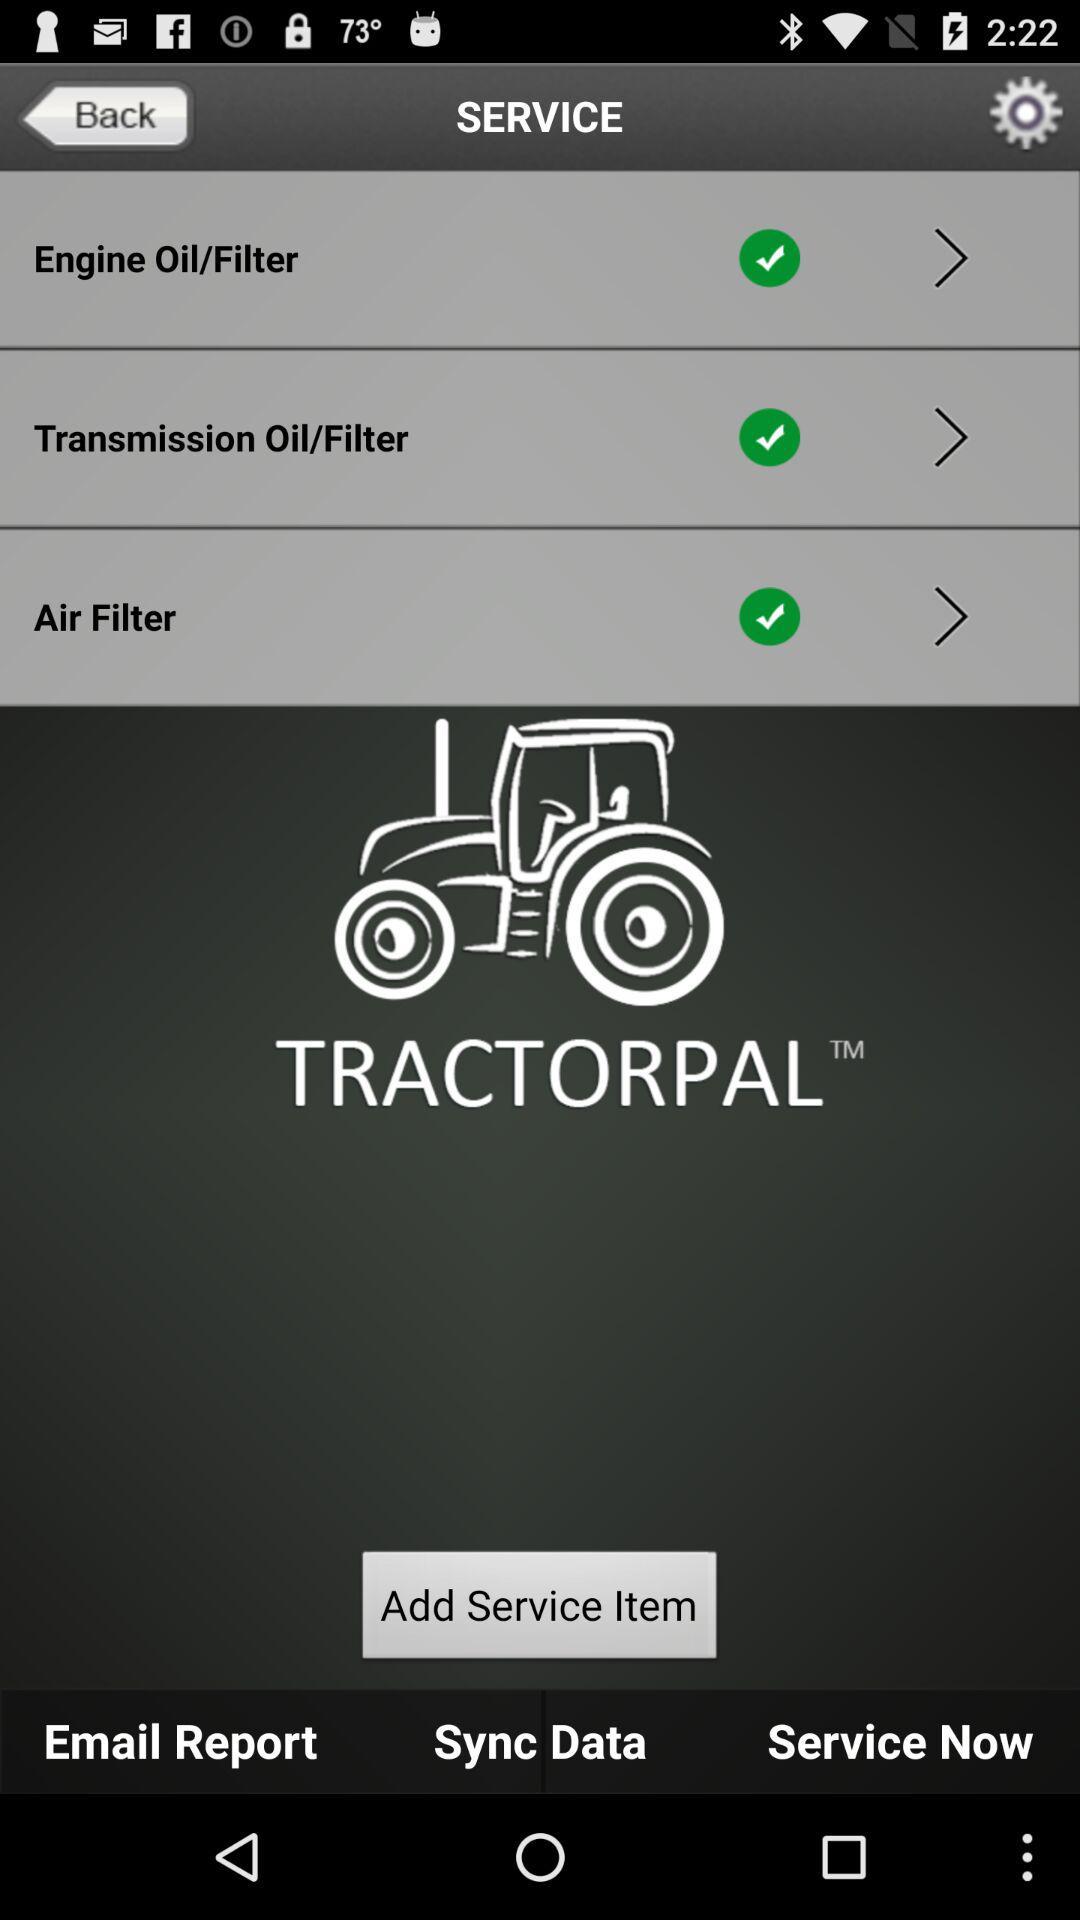 The height and width of the screenshot is (1920, 1080). I want to click on the play icon, so click(950, 275).